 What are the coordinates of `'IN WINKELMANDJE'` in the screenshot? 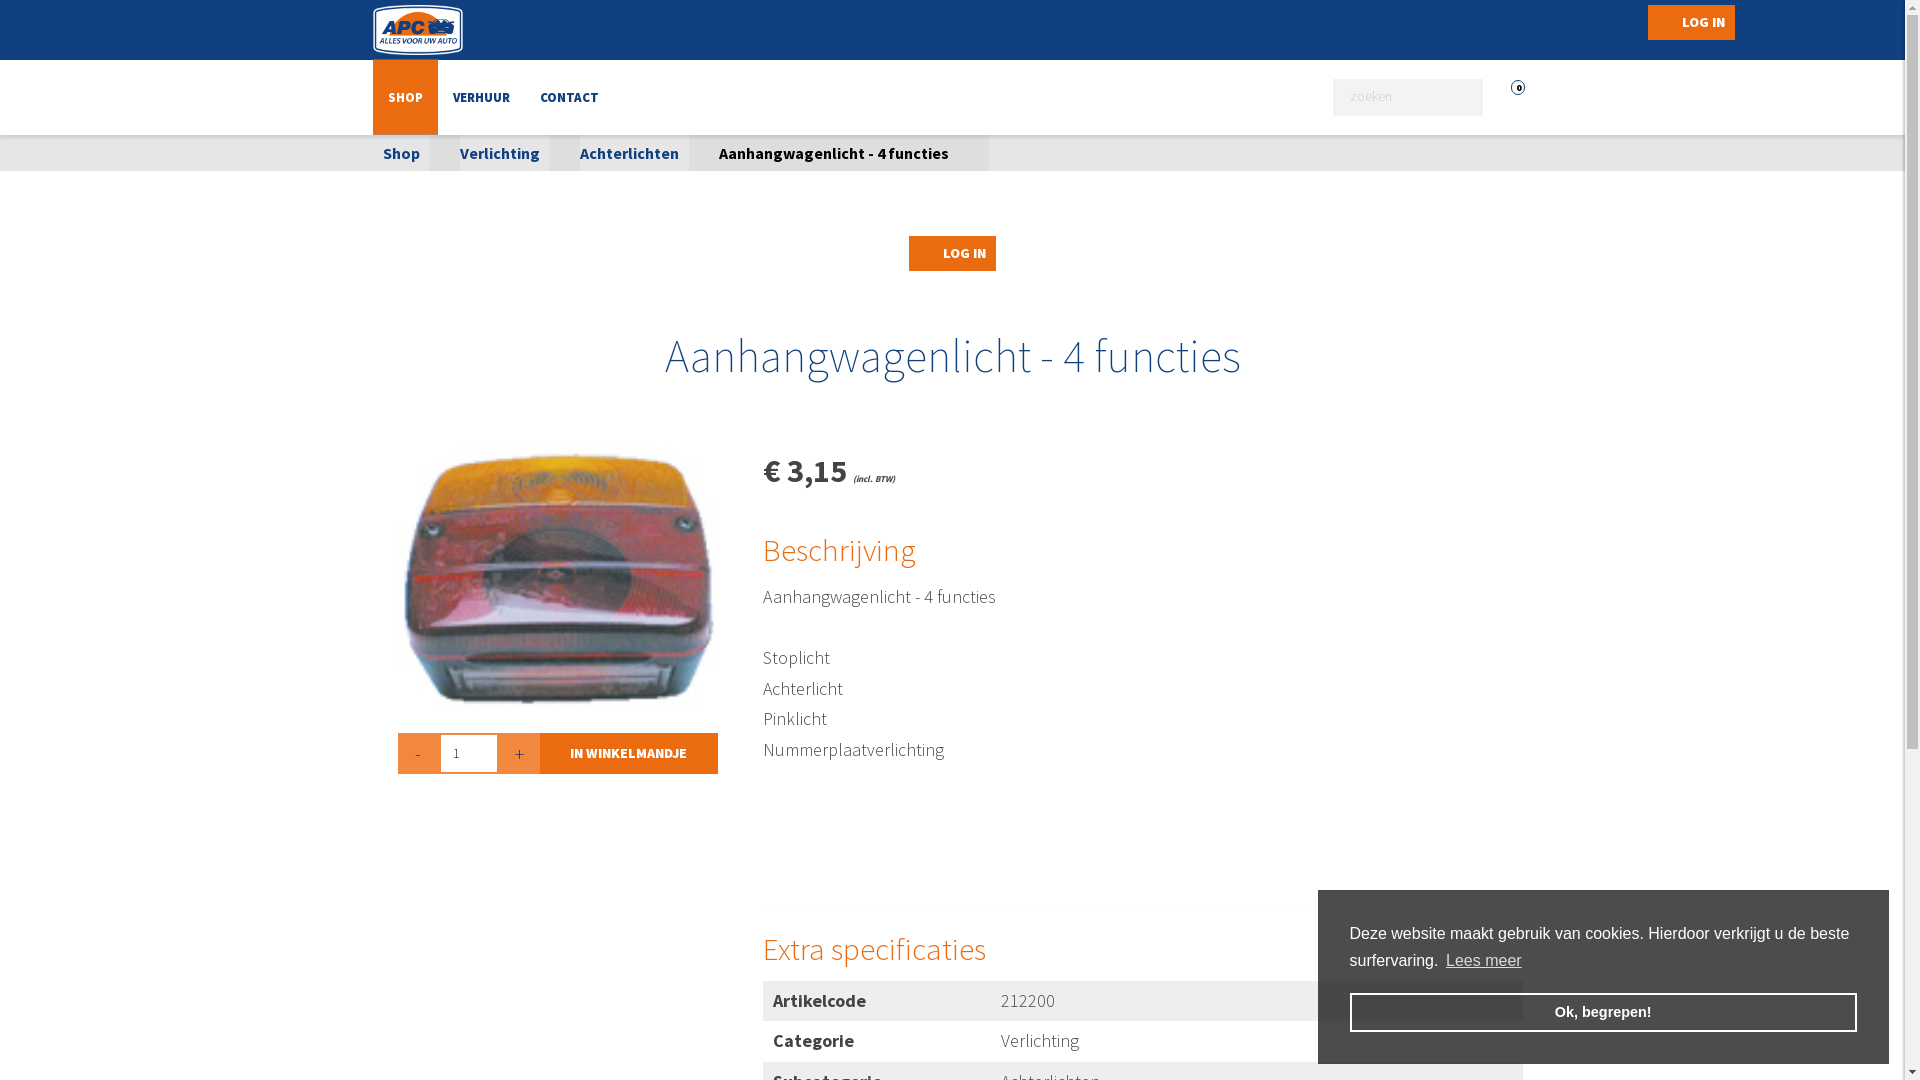 It's located at (627, 753).